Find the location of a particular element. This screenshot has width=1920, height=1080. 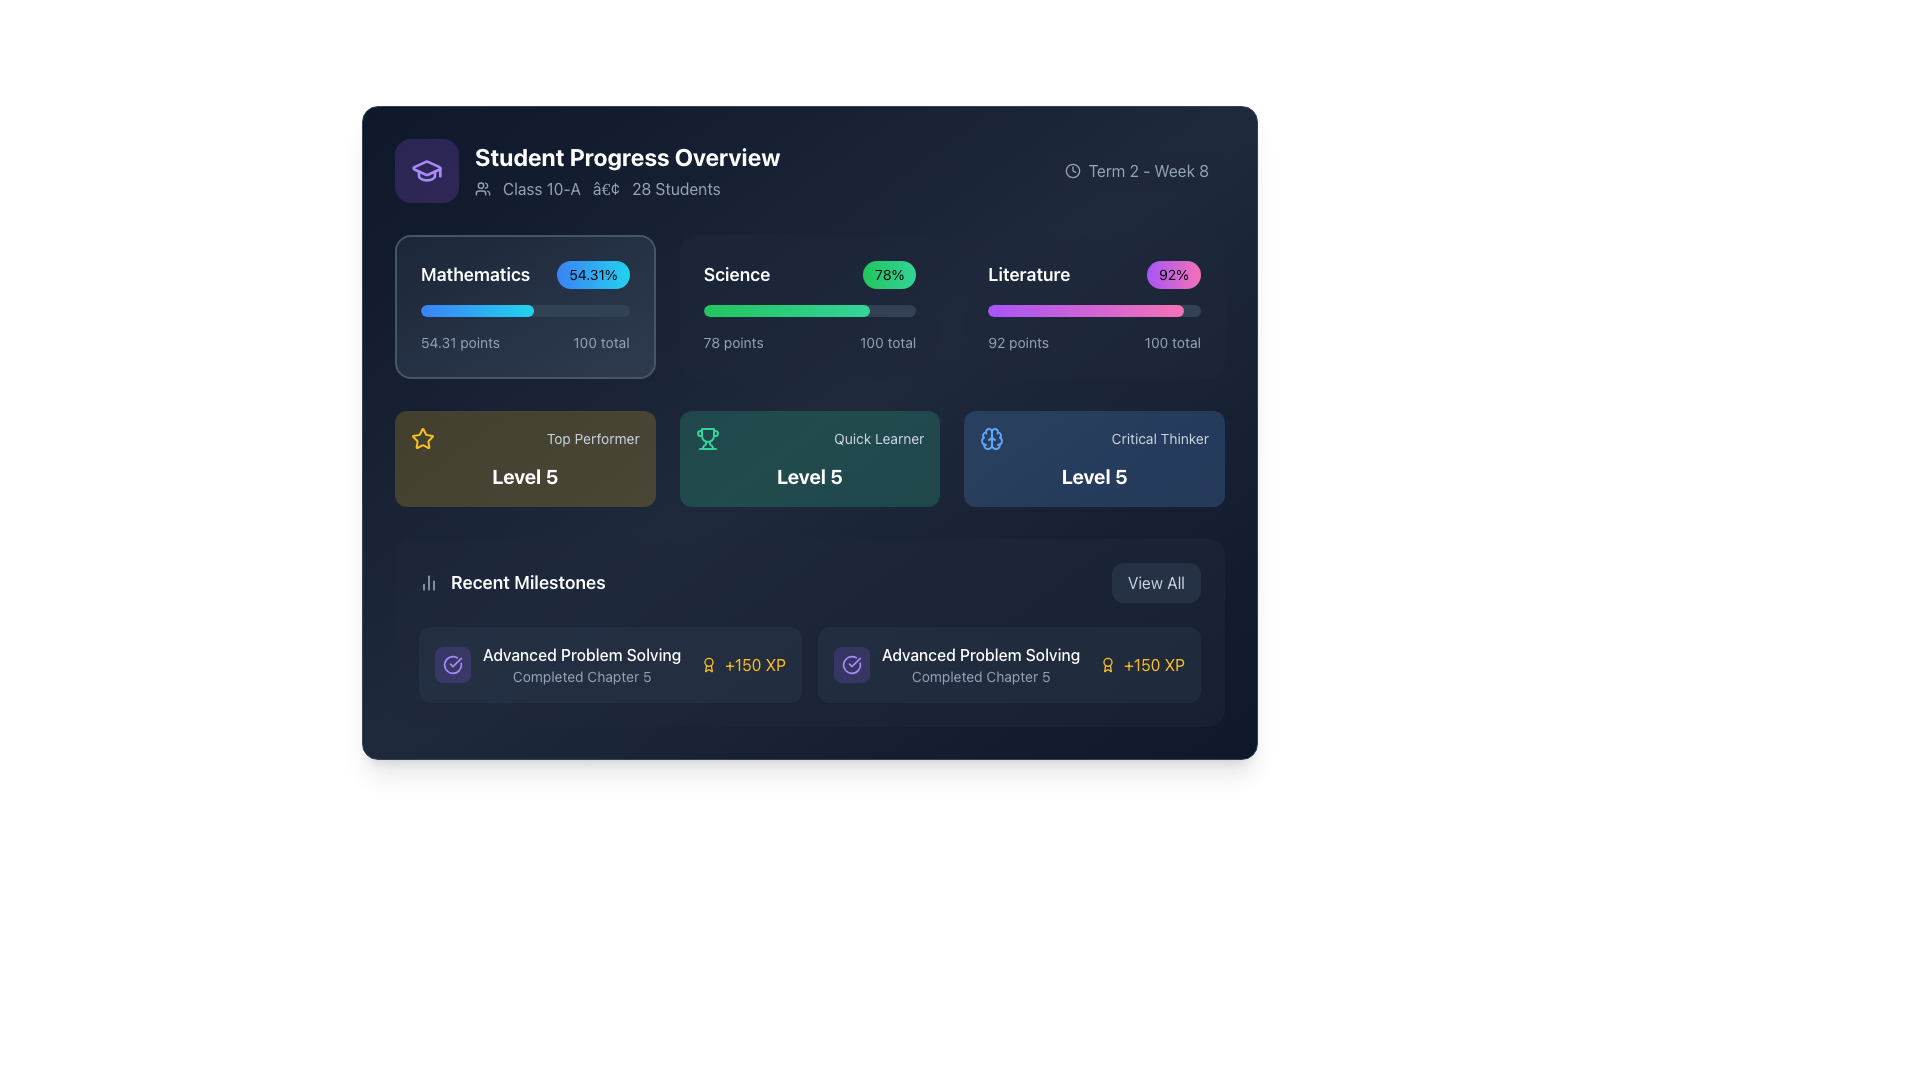

the graduation cap icon, which is an SVG element located at the top-left side of the interface, indicating education or academic progress is located at coordinates (426, 167).